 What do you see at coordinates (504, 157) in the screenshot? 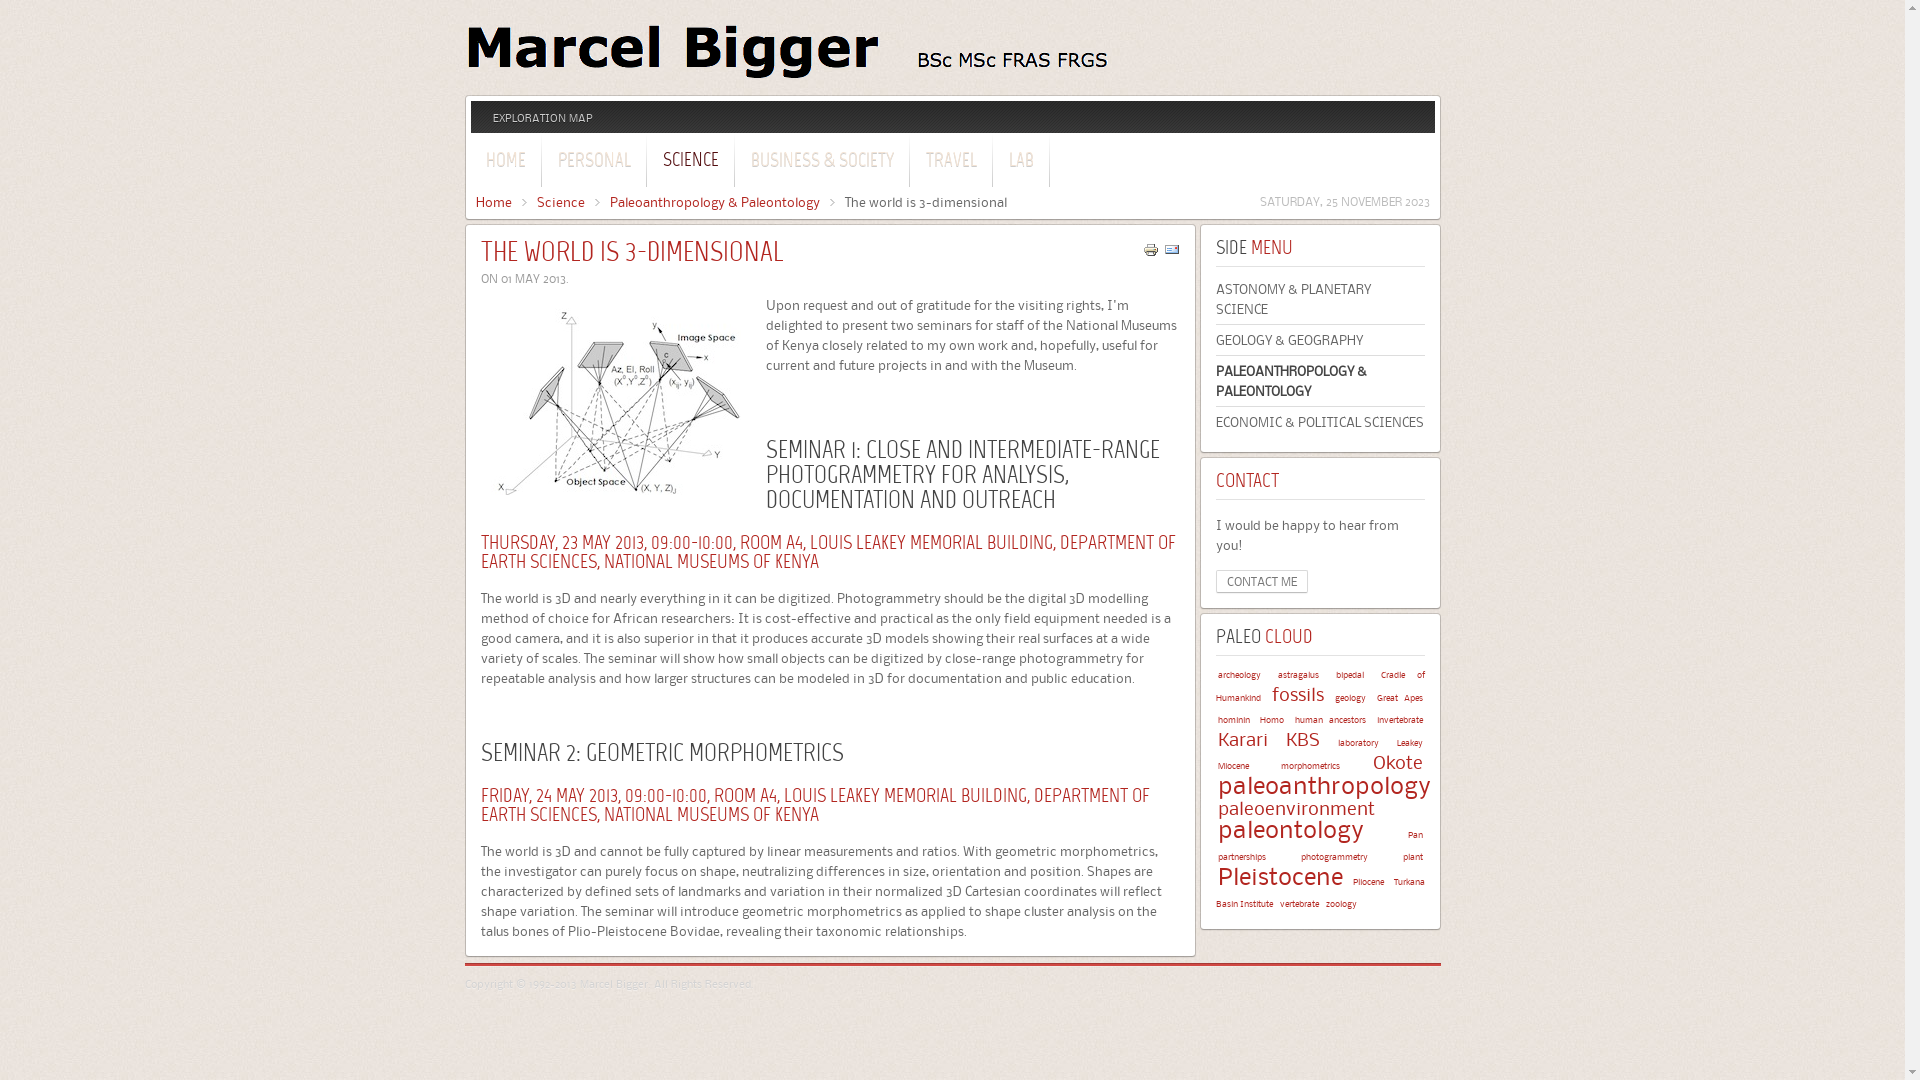
I see `'HOME'` at bounding box center [504, 157].